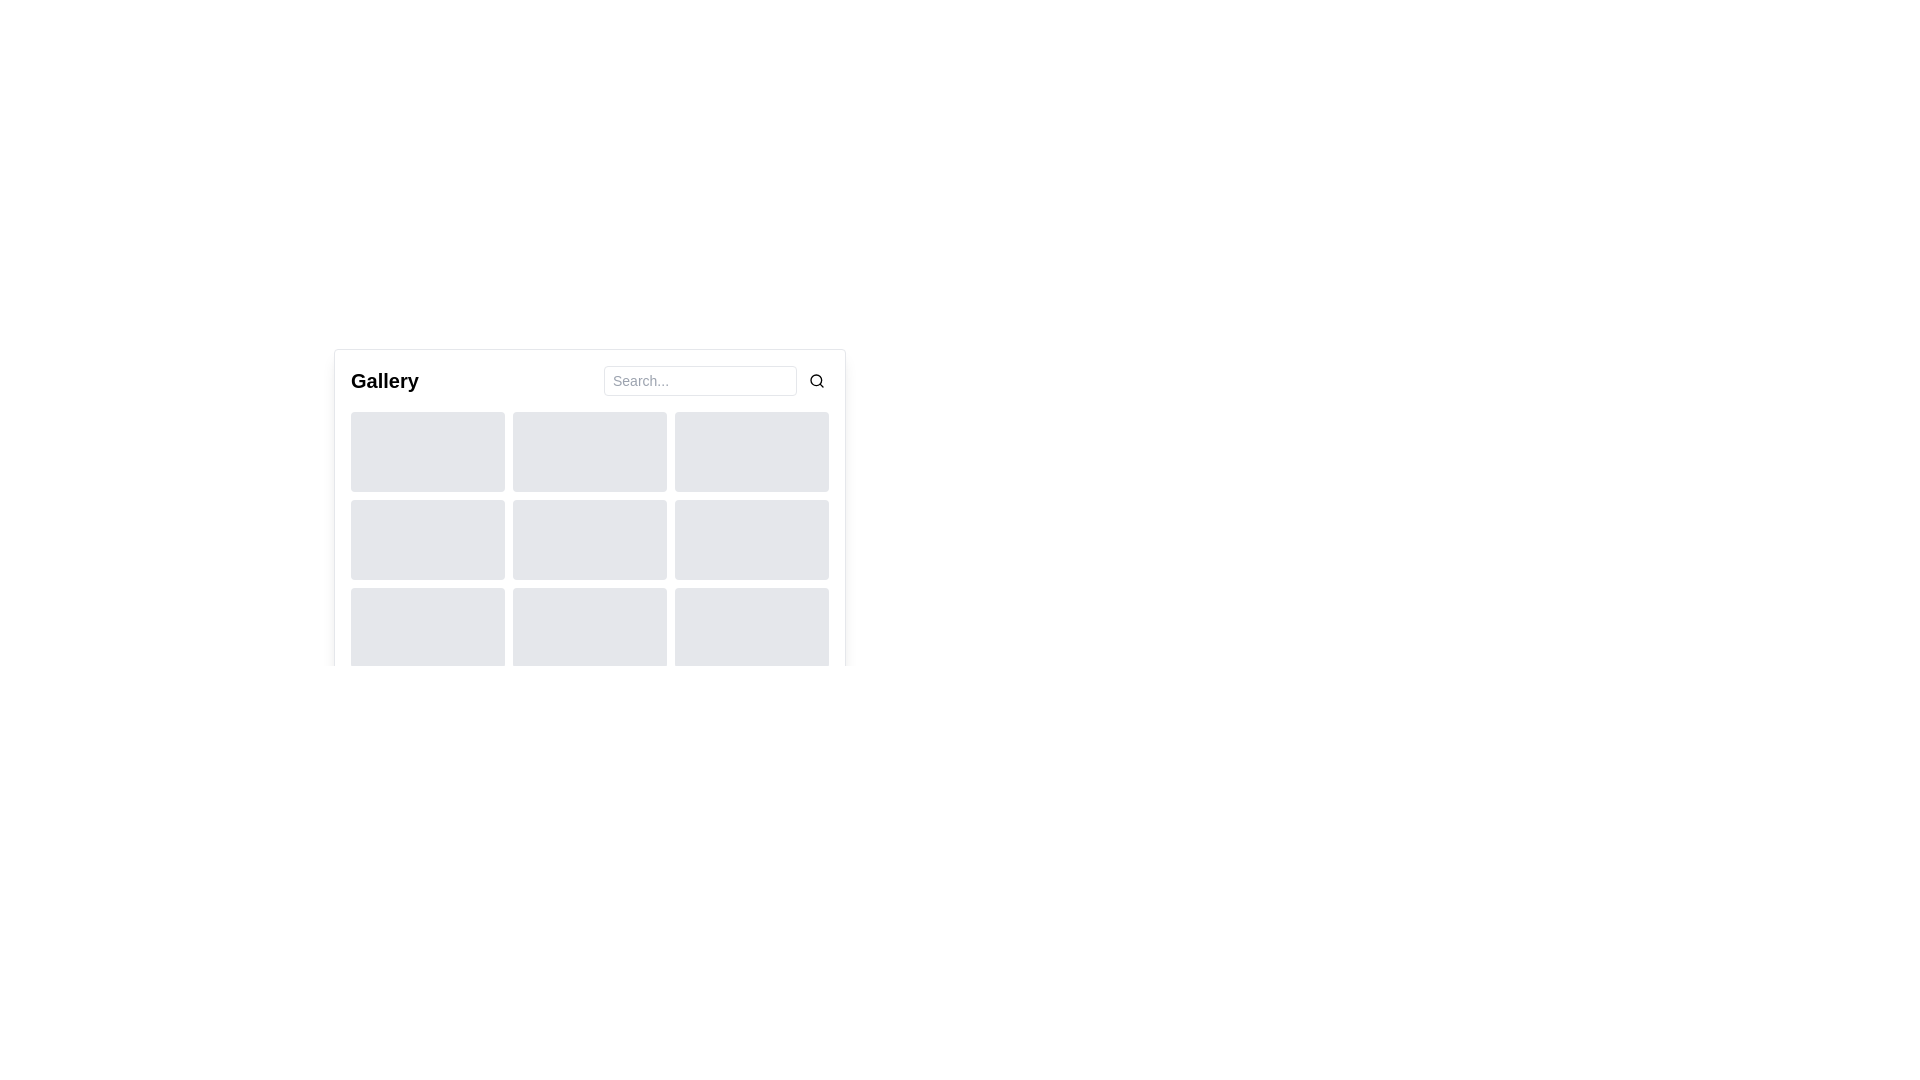  I want to click on the rectangular placeholder with rounded corners and light gray background located at the bottom-left corner of the grid, so click(426, 627).